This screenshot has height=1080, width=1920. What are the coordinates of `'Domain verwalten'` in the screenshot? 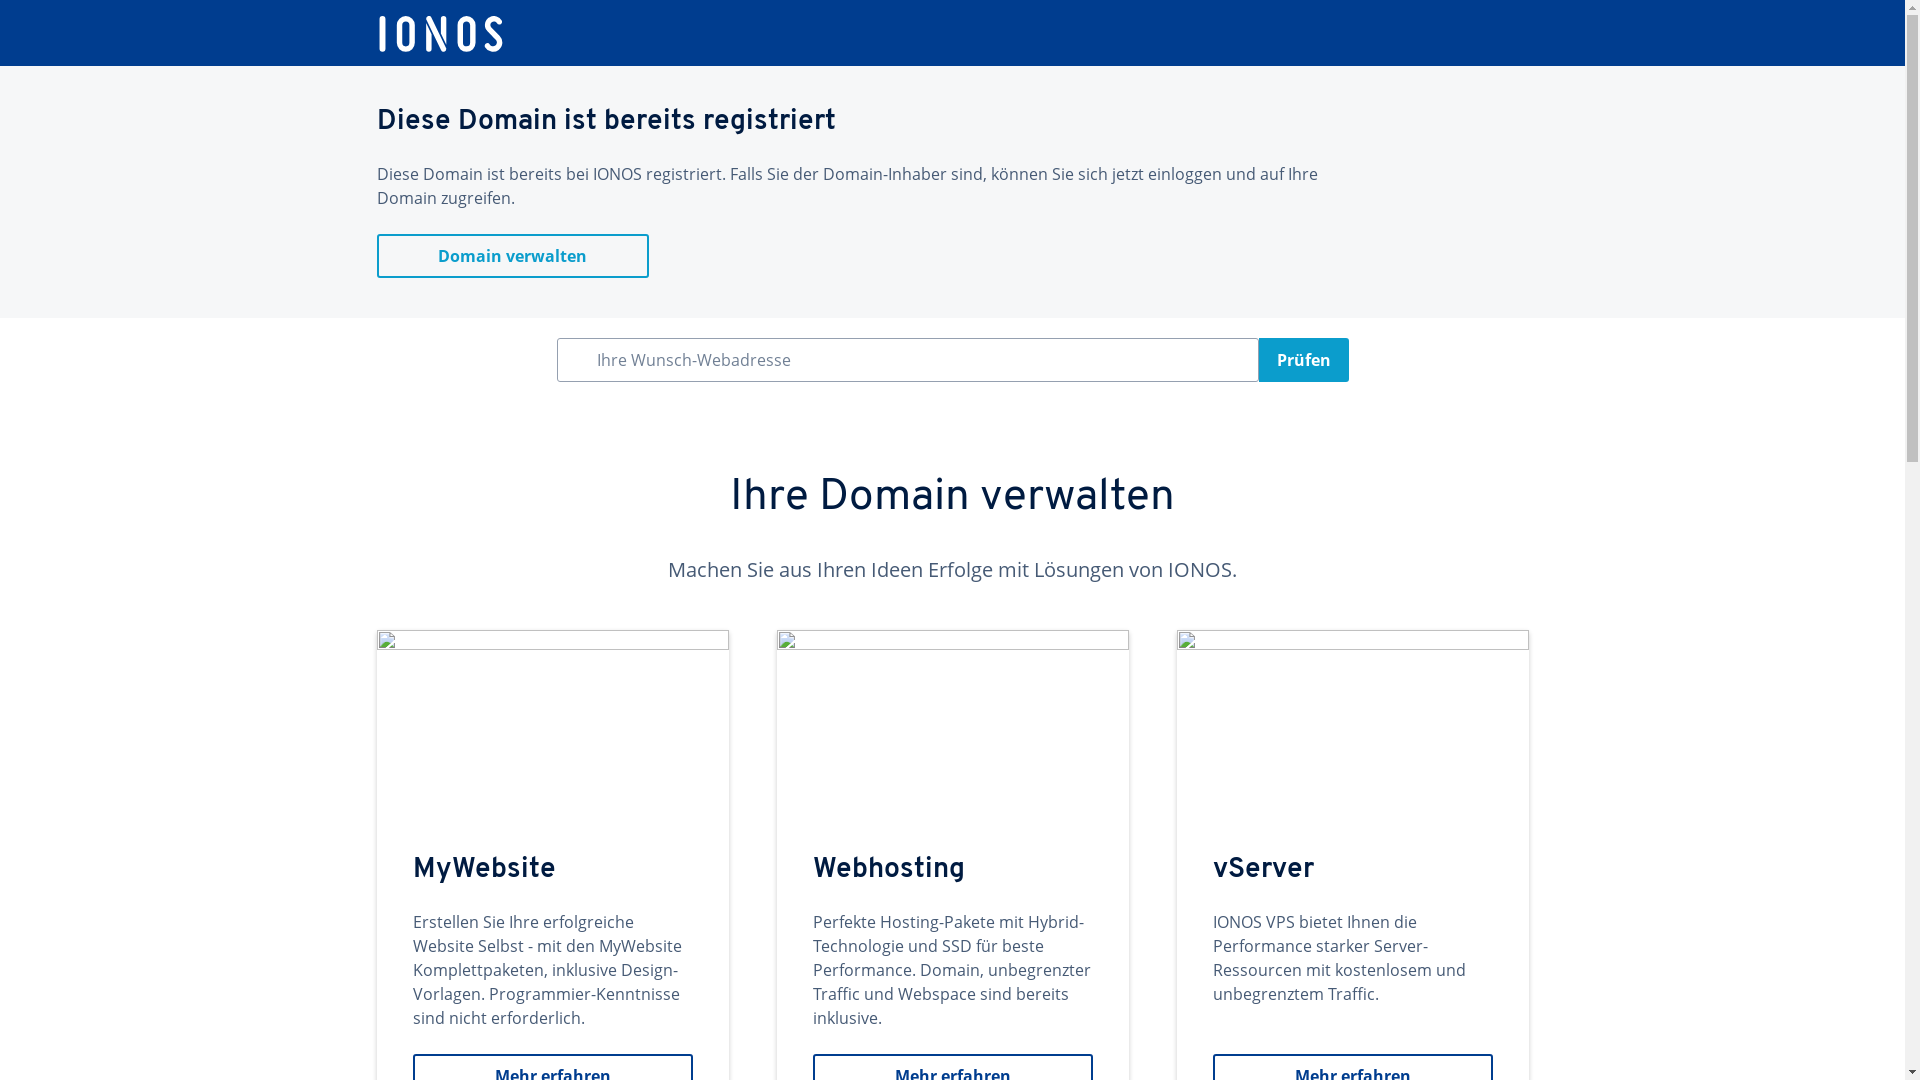 It's located at (512, 254).